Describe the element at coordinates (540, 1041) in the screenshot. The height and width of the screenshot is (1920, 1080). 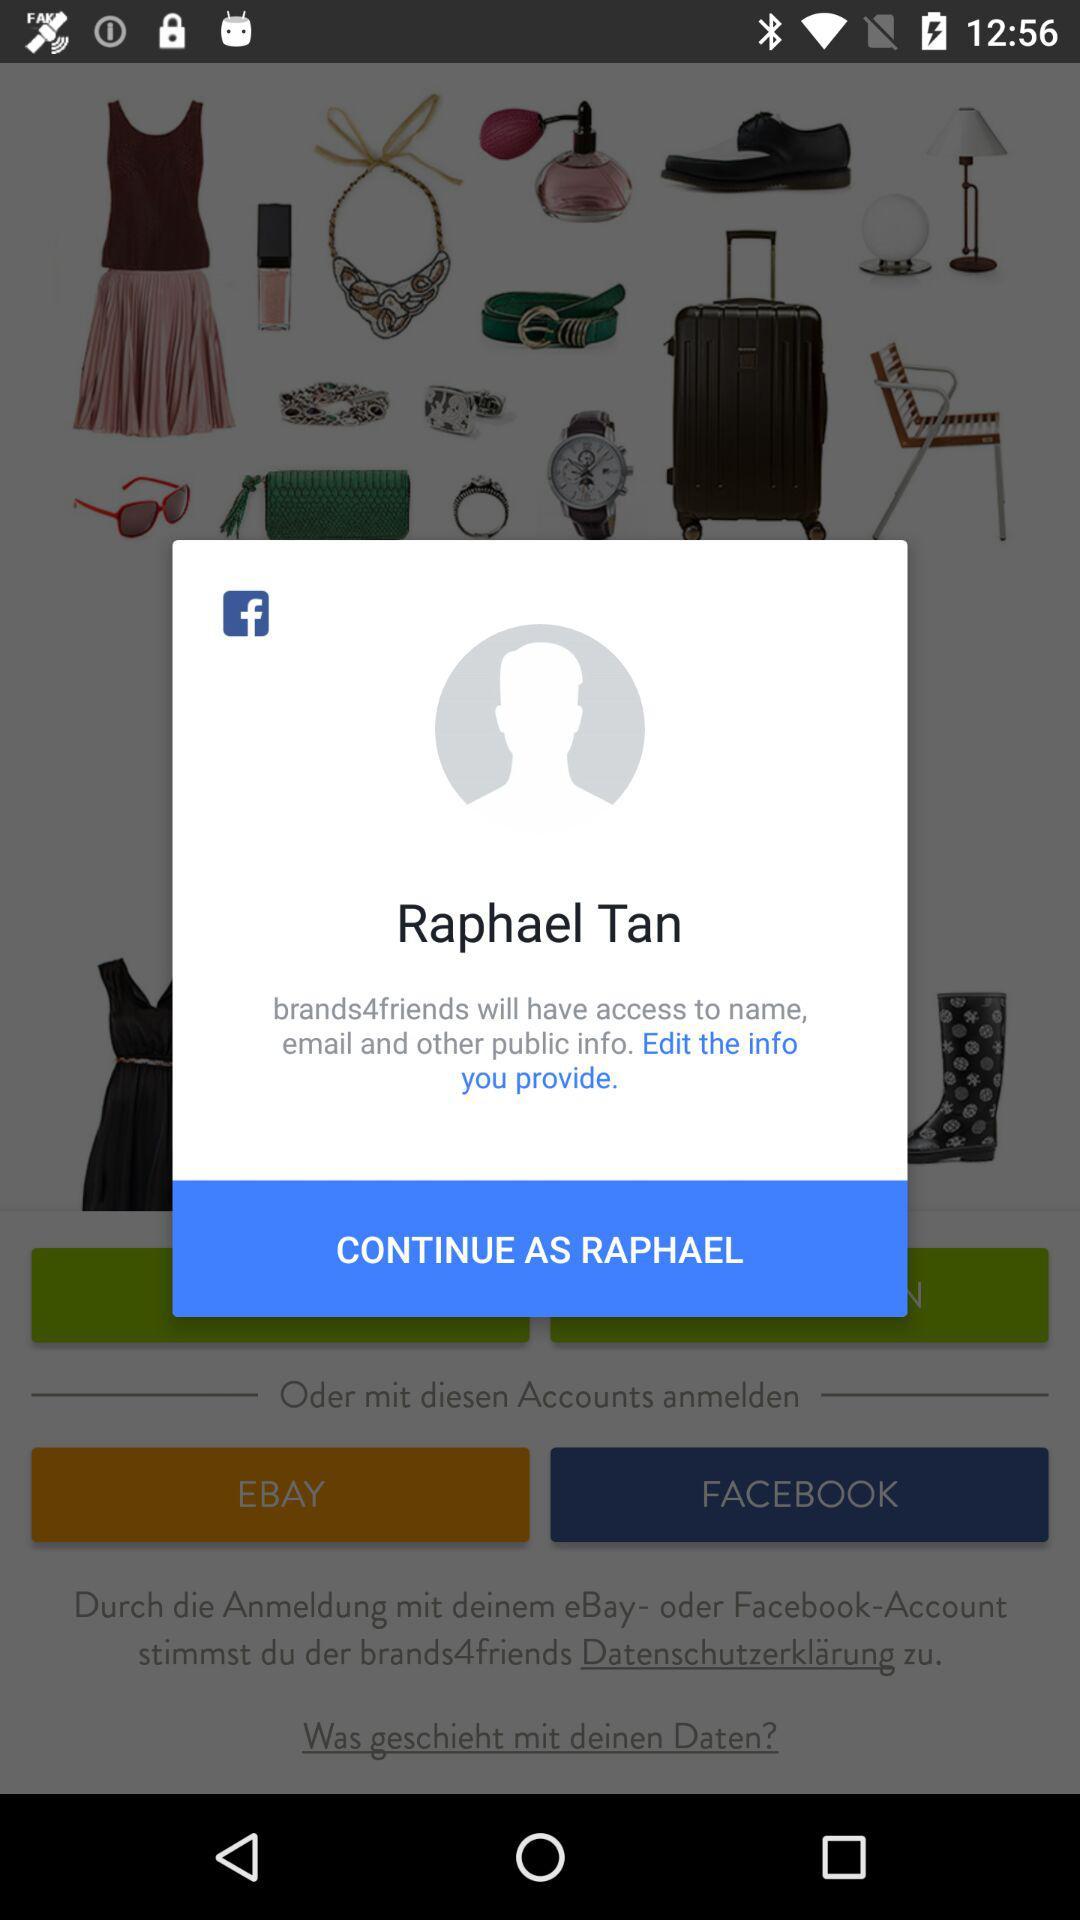
I see `brands4friends will have item` at that location.